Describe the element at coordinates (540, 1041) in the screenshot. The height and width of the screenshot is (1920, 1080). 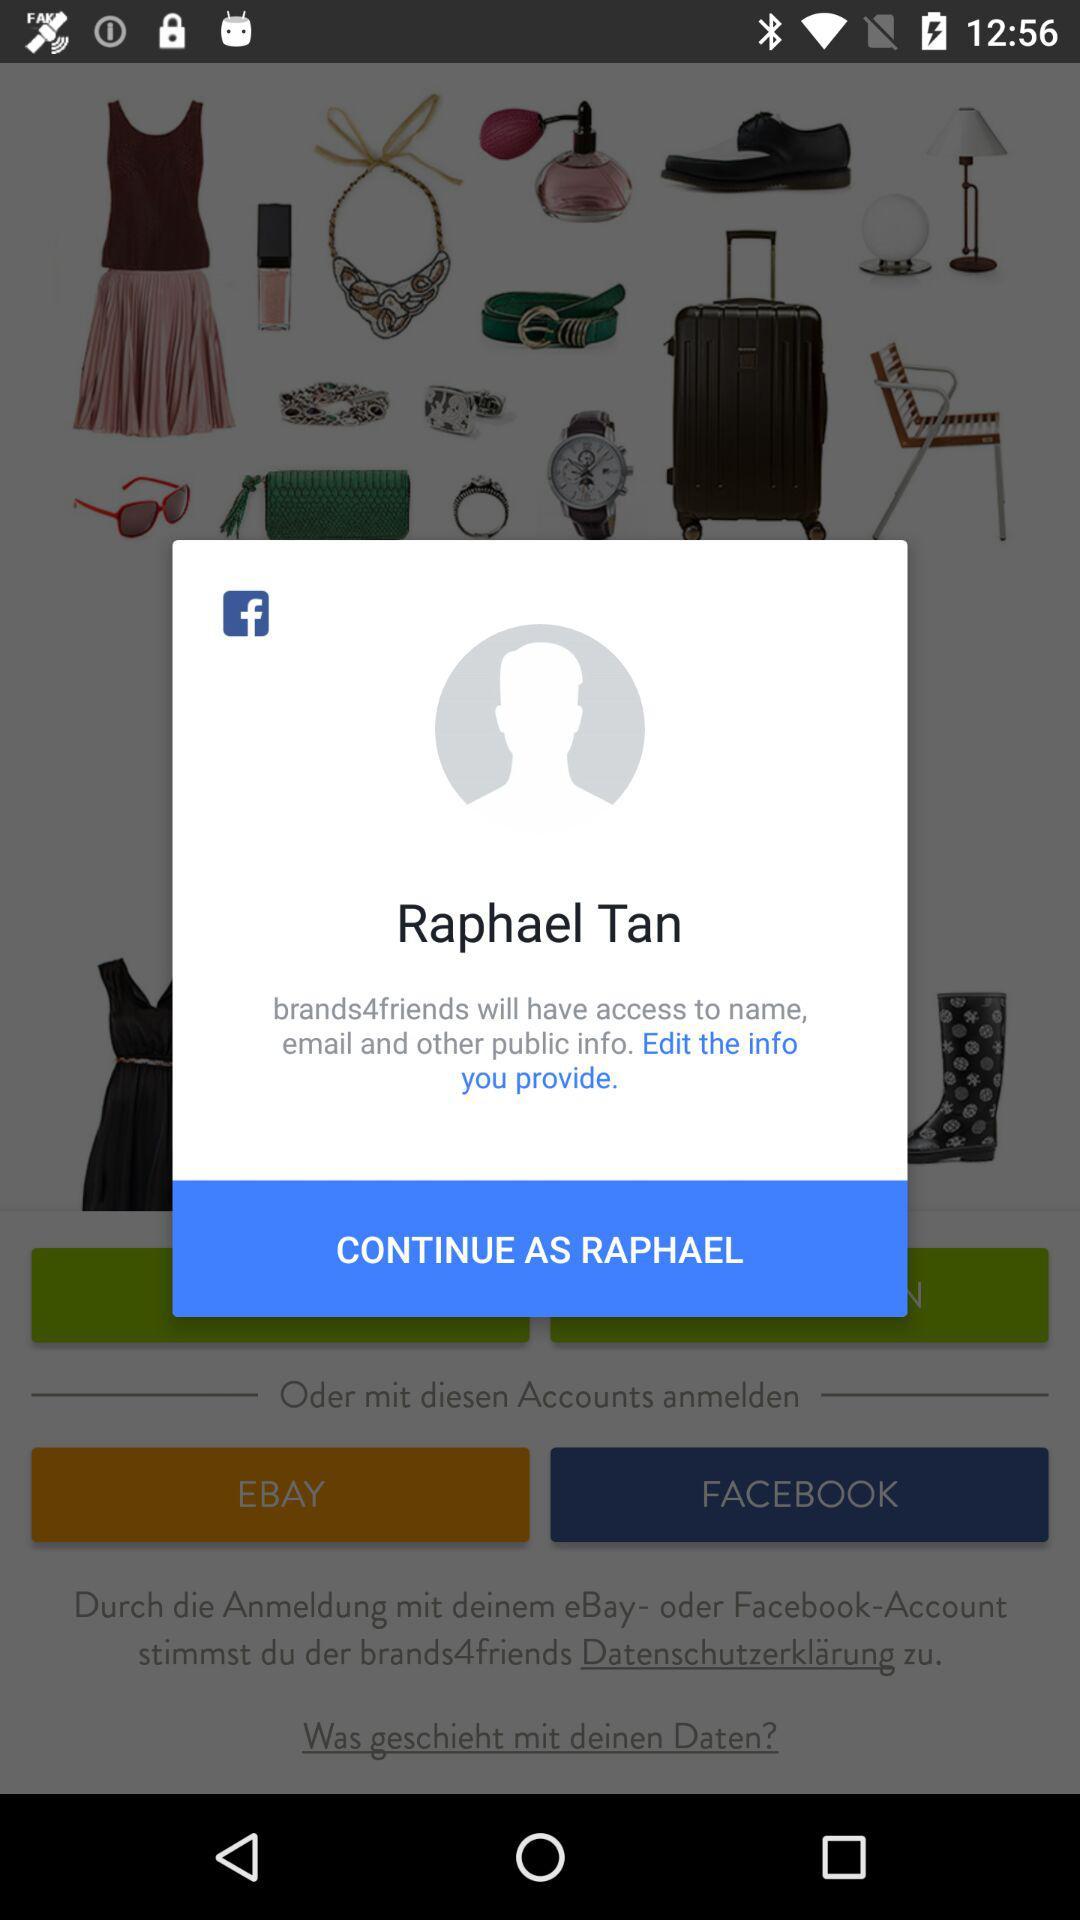
I see `brands4friends will have item` at that location.